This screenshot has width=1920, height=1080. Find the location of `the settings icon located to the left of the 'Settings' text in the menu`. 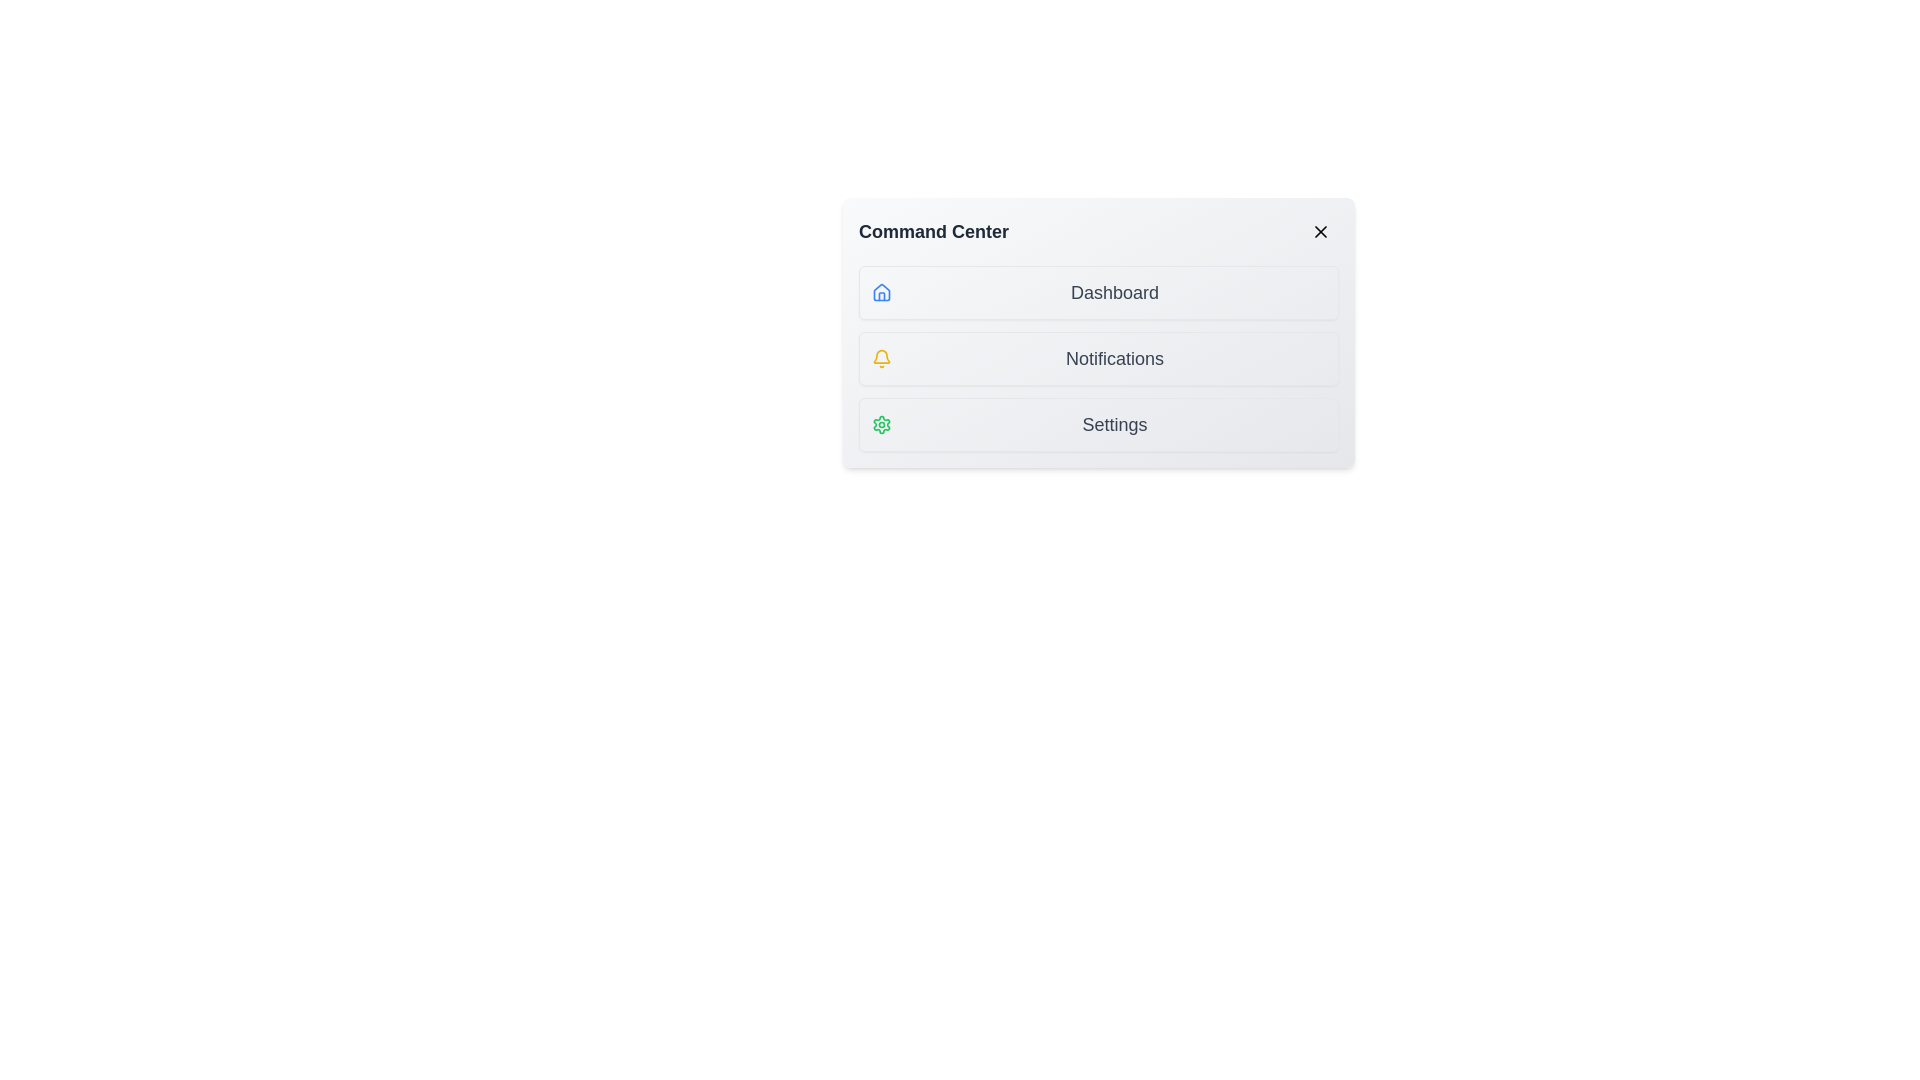

the settings icon located to the left of the 'Settings' text in the menu is located at coordinates (881, 423).